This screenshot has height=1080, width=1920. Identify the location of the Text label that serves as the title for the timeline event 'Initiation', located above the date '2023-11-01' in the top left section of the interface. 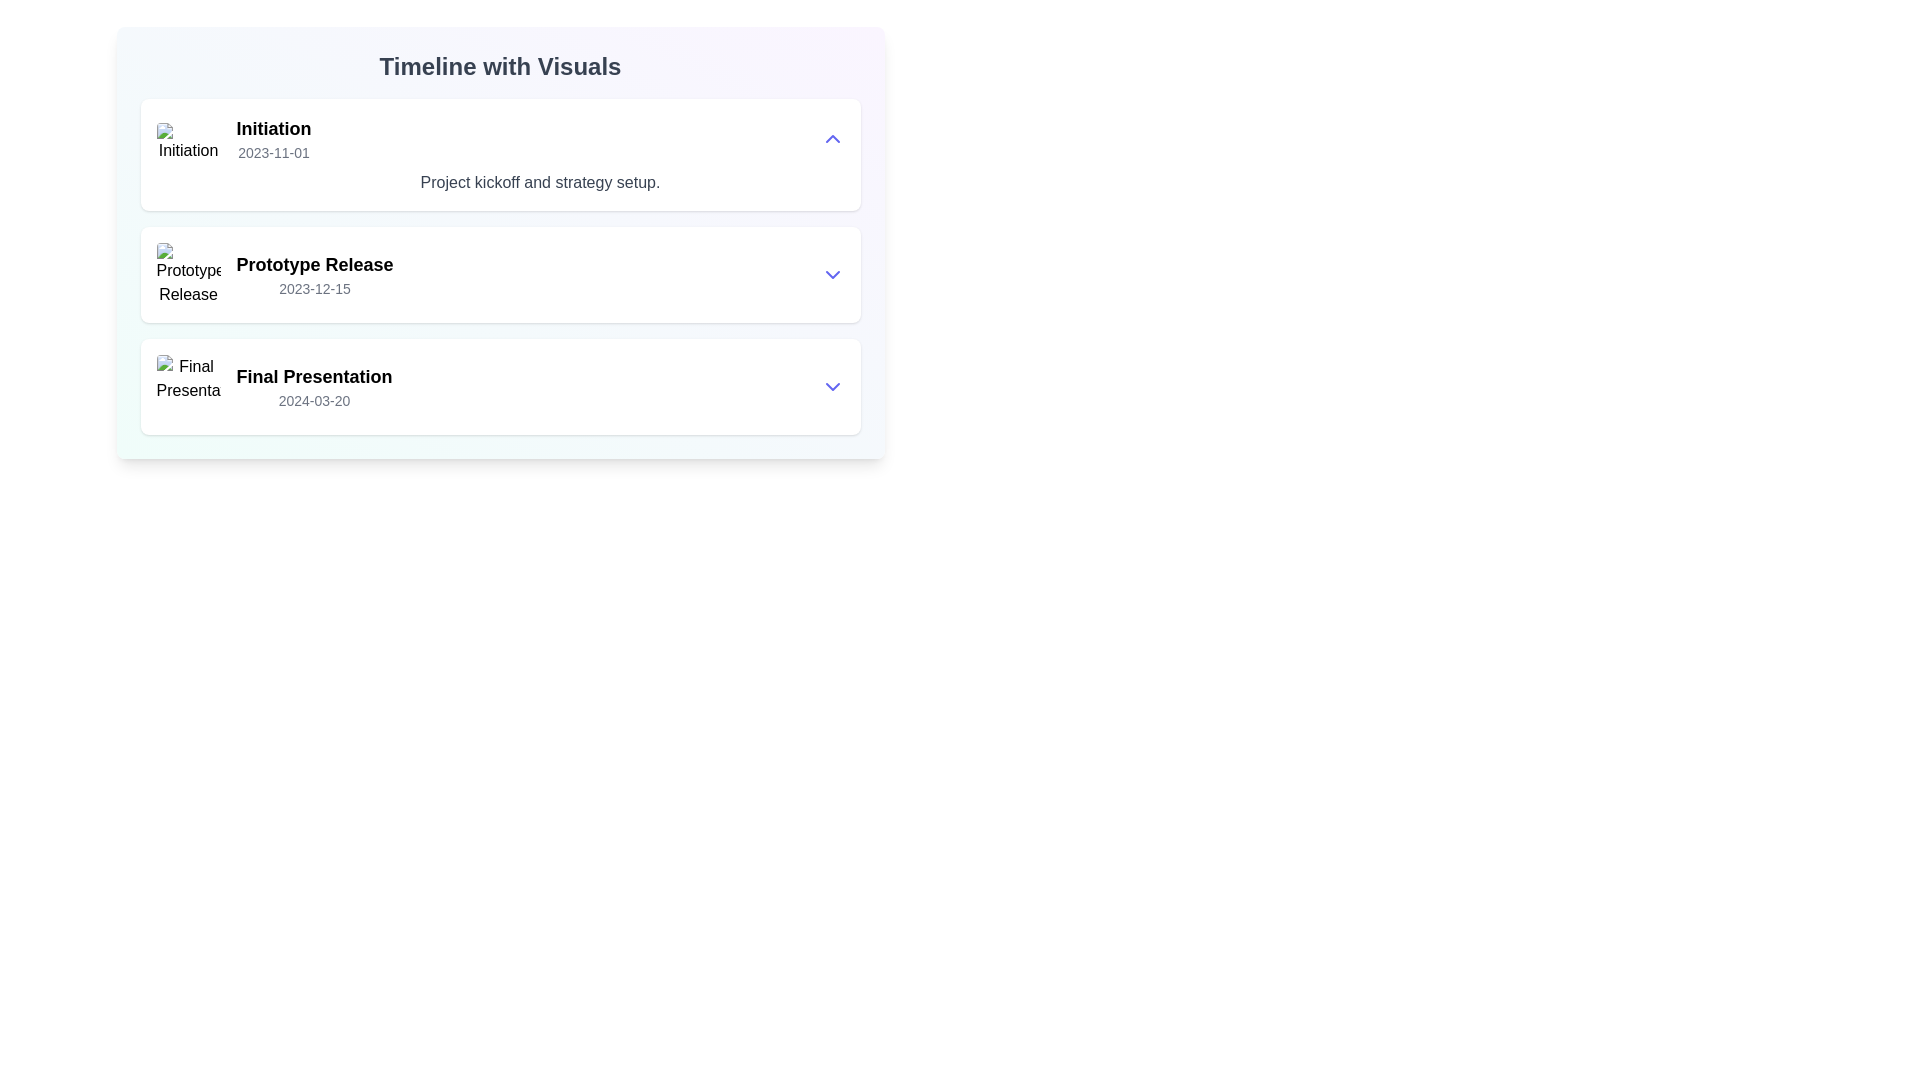
(272, 128).